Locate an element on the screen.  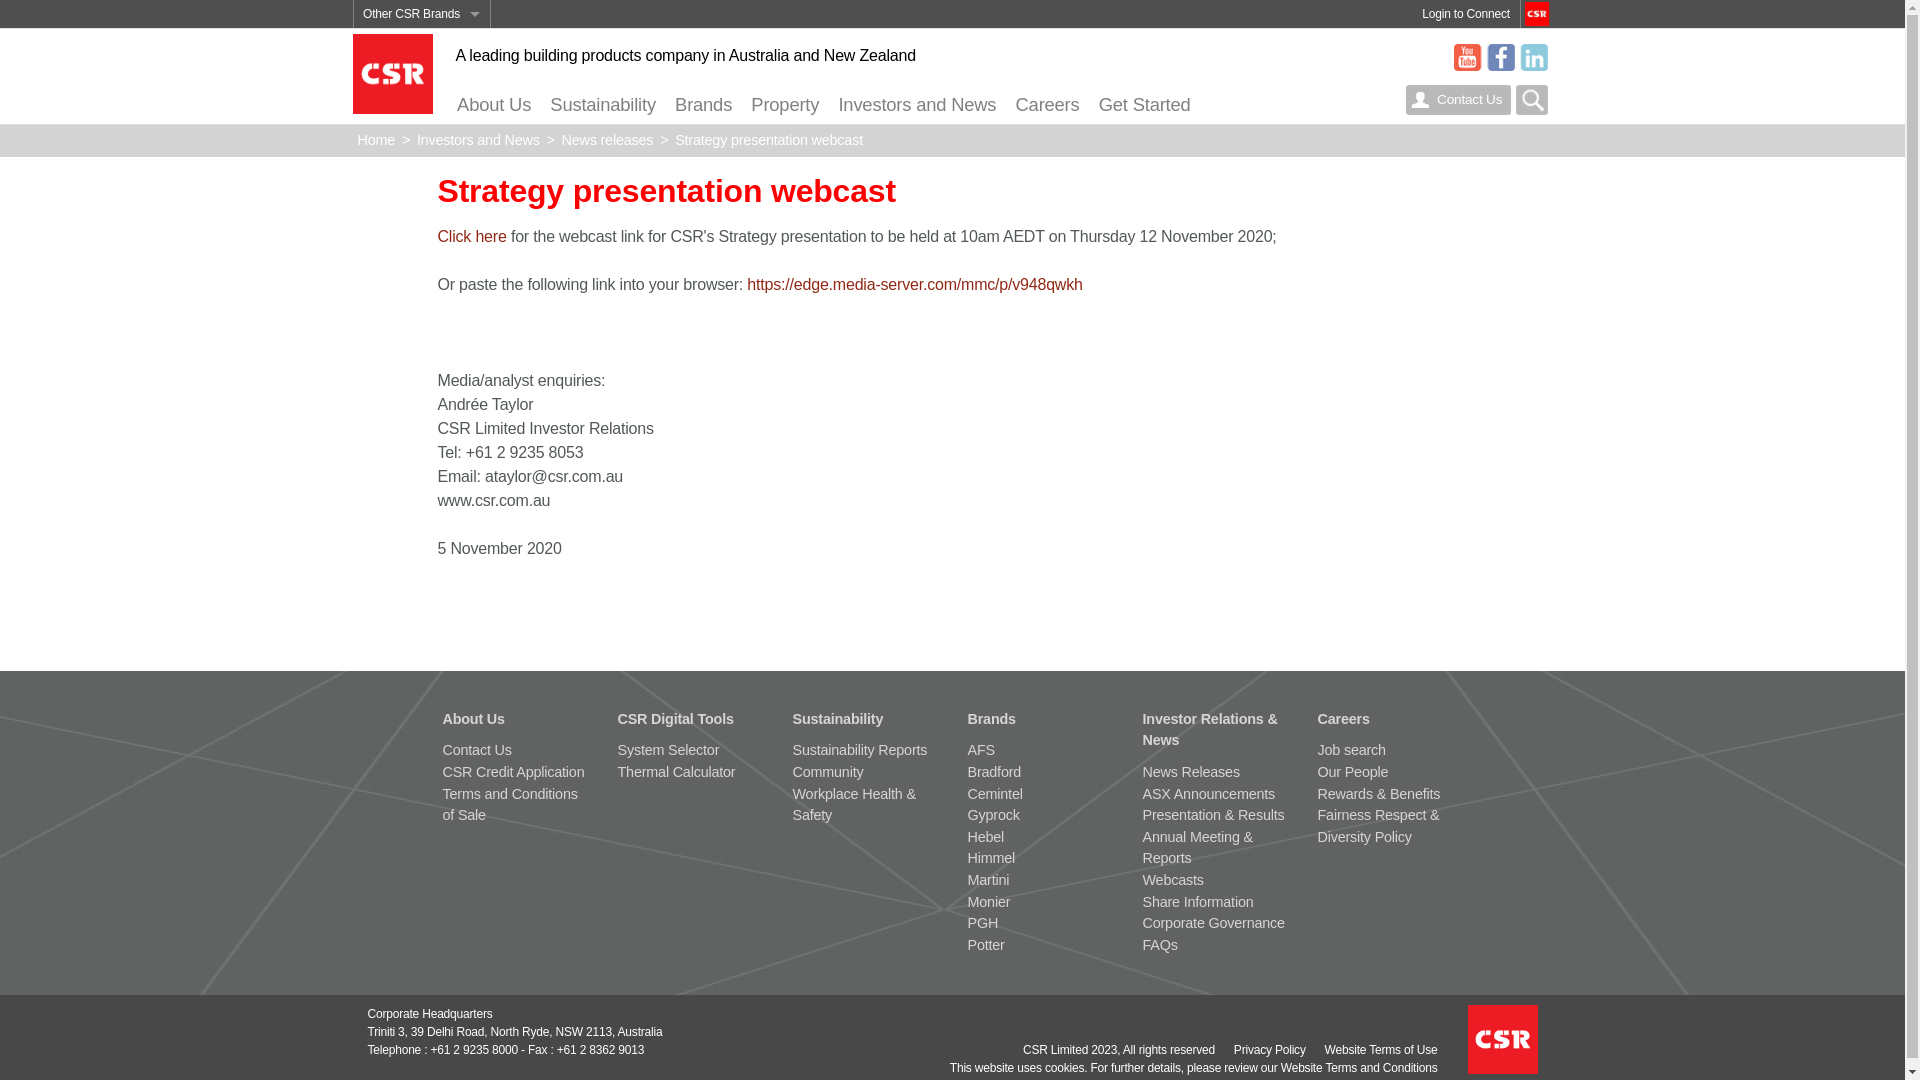
'AFS' is located at coordinates (981, 749).